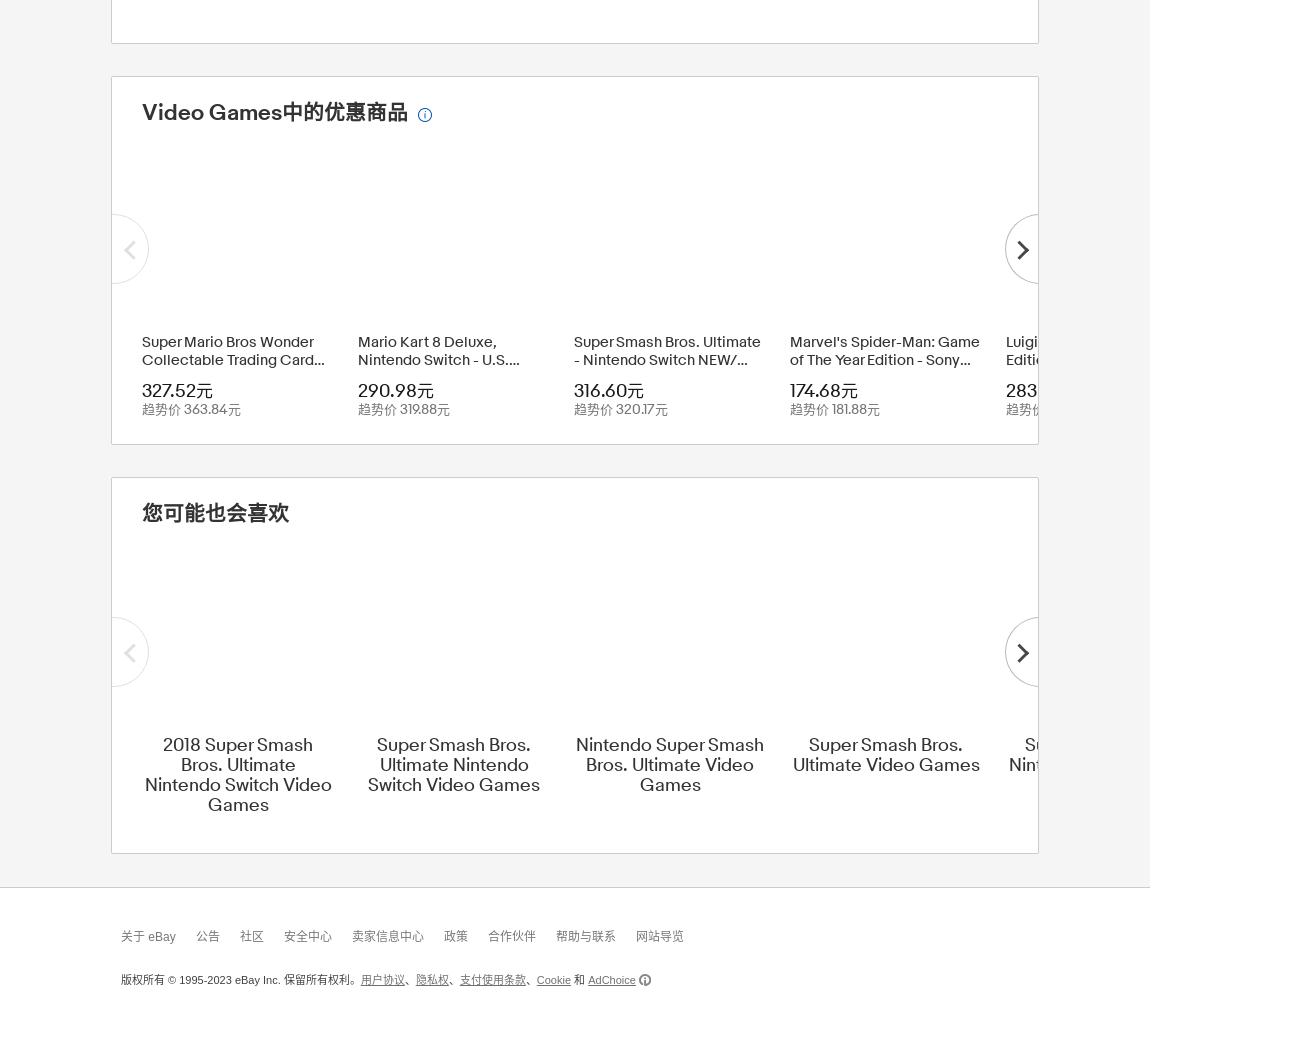  I want to click on 'Mario Kart 8 Deluxe, Nintendo Switch - U.S. Version', so click(358, 358).